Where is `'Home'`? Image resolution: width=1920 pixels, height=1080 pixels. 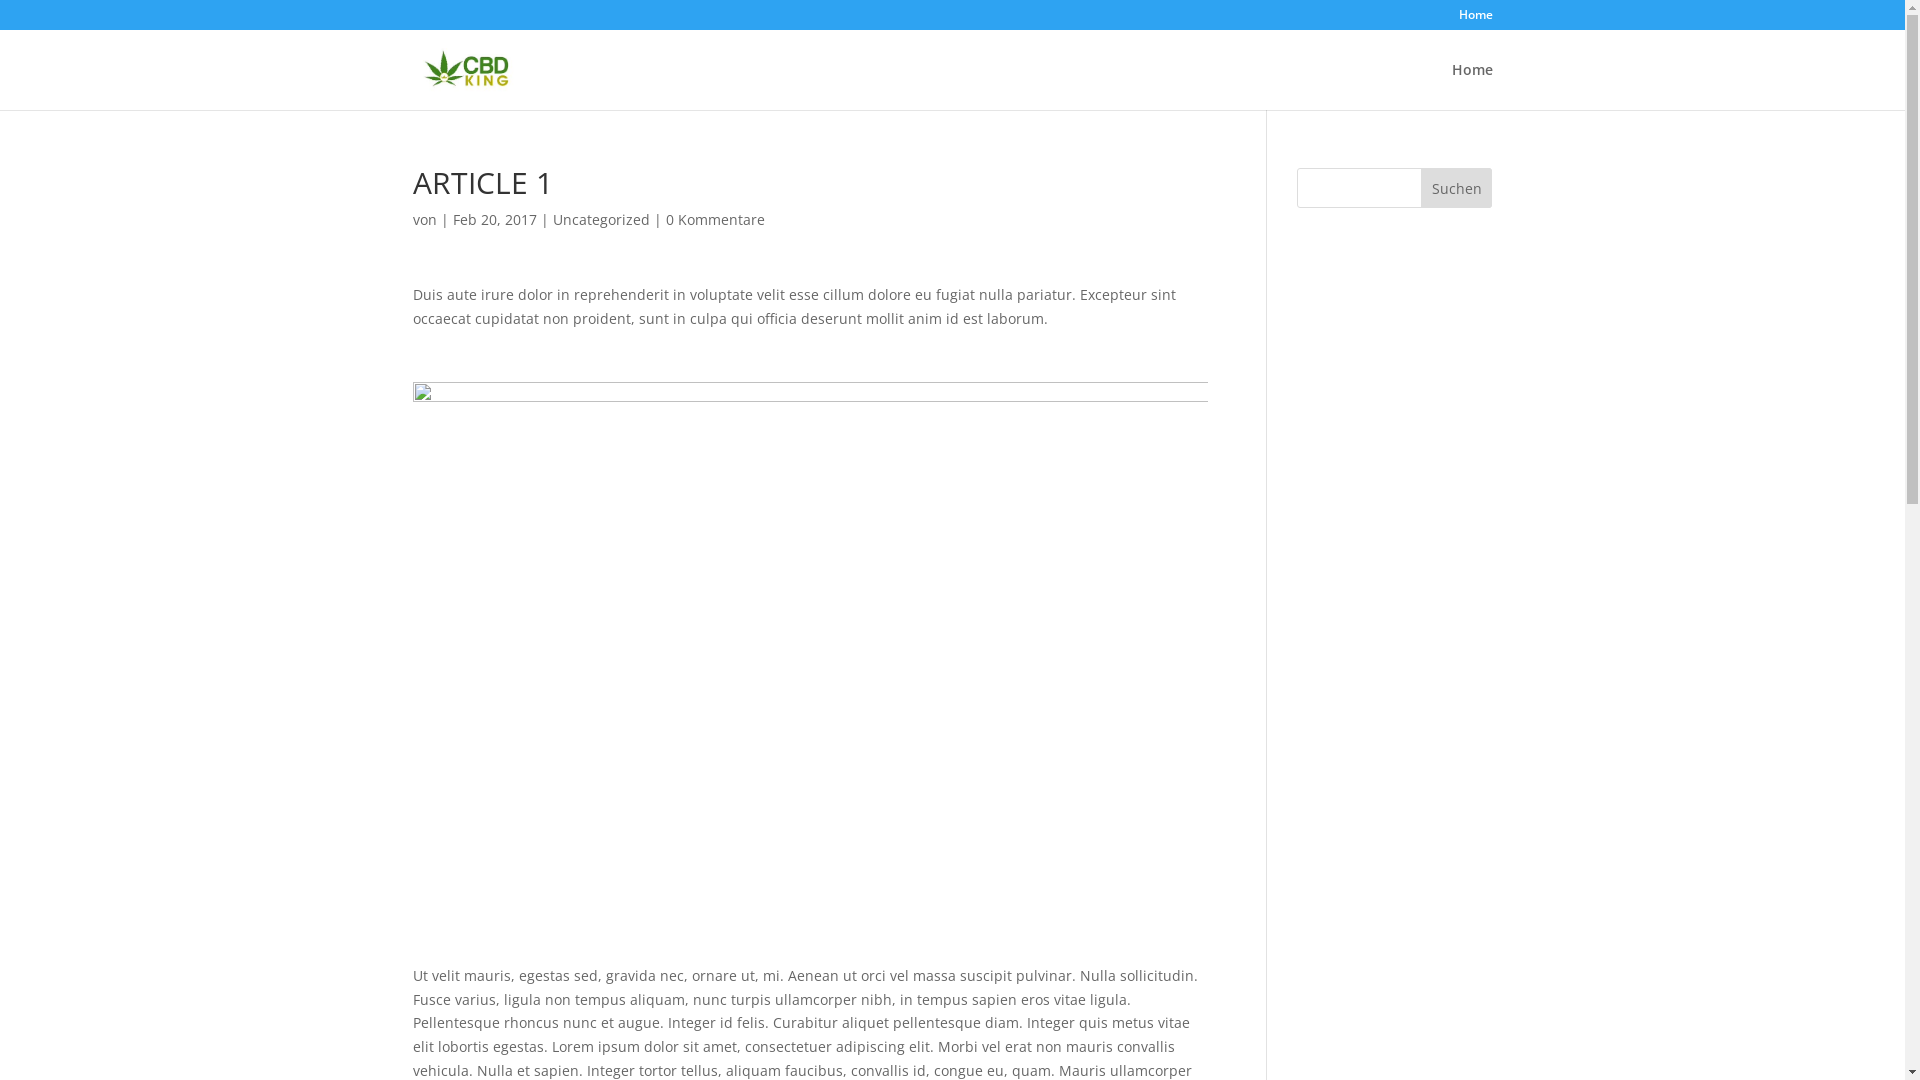 'Home' is located at coordinates (1474, 19).